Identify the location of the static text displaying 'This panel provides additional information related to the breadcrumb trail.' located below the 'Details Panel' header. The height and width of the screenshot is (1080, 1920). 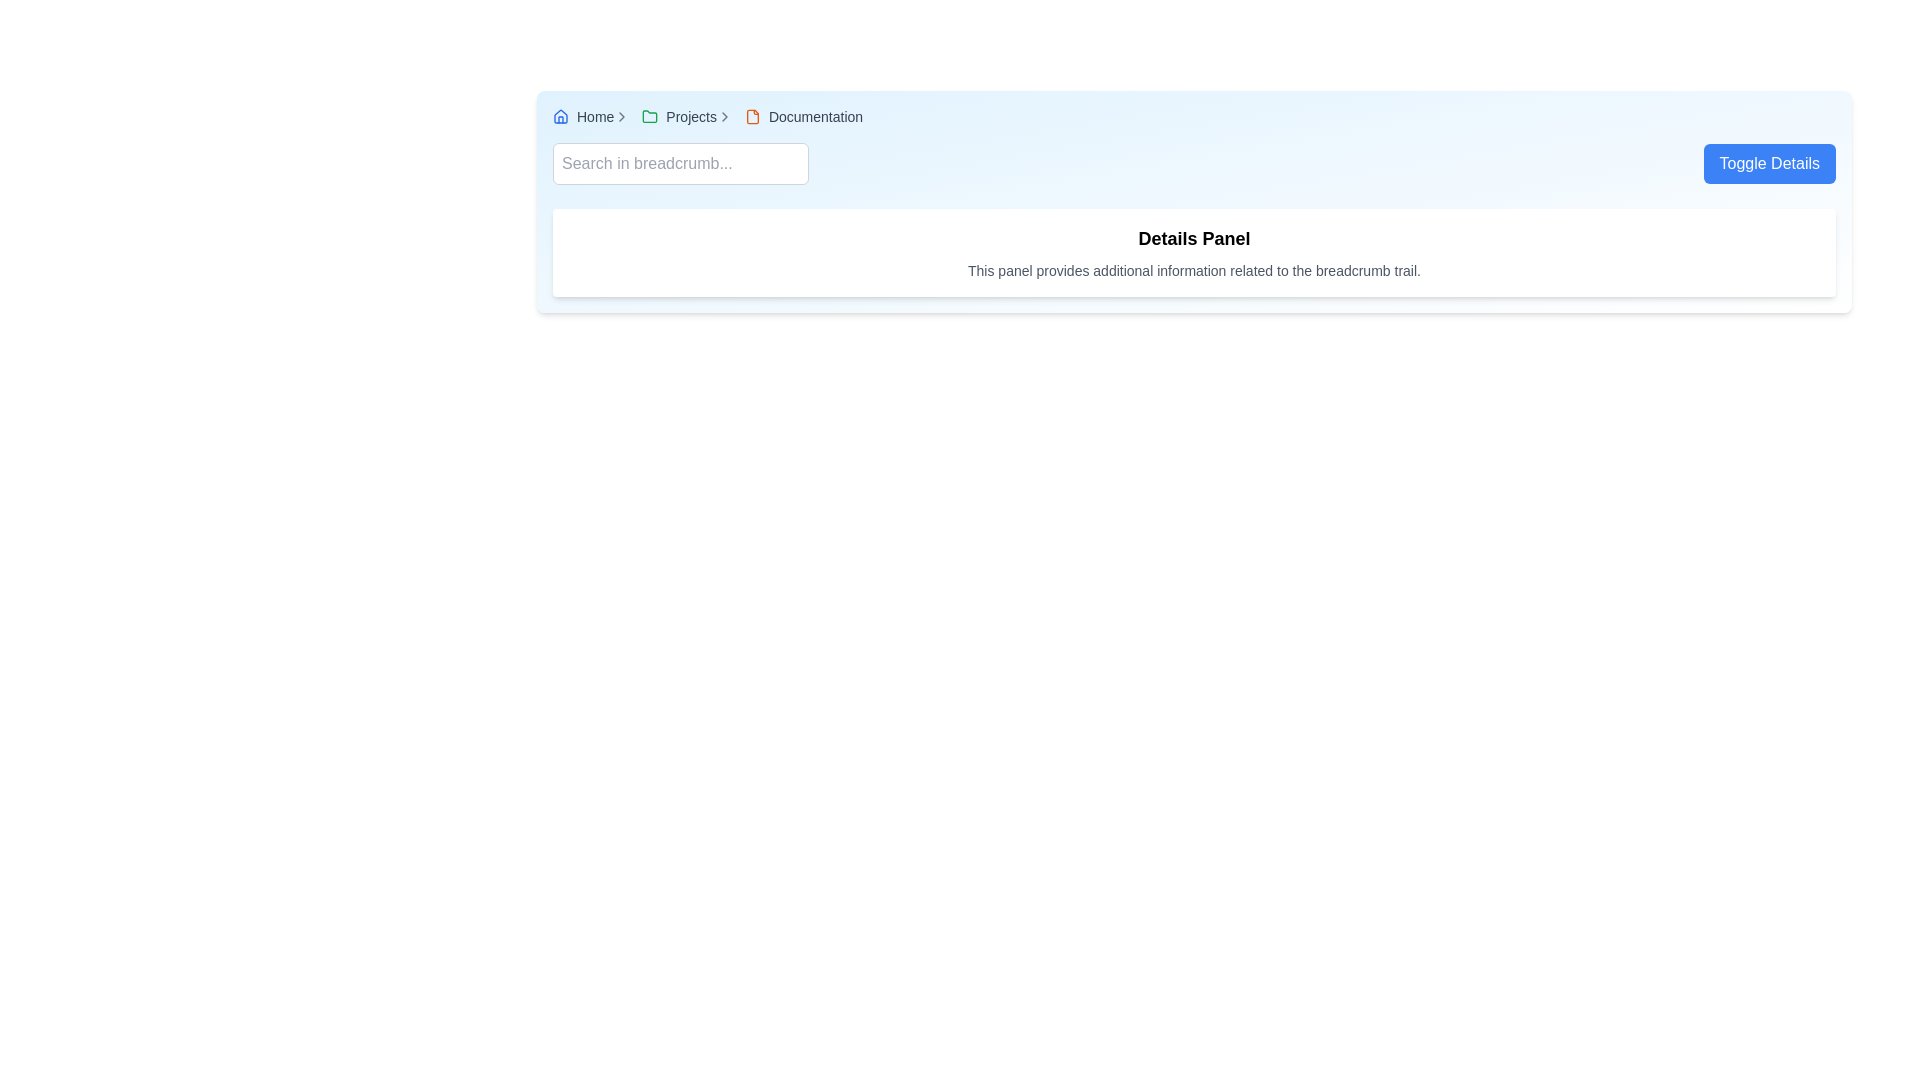
(1194, 270).